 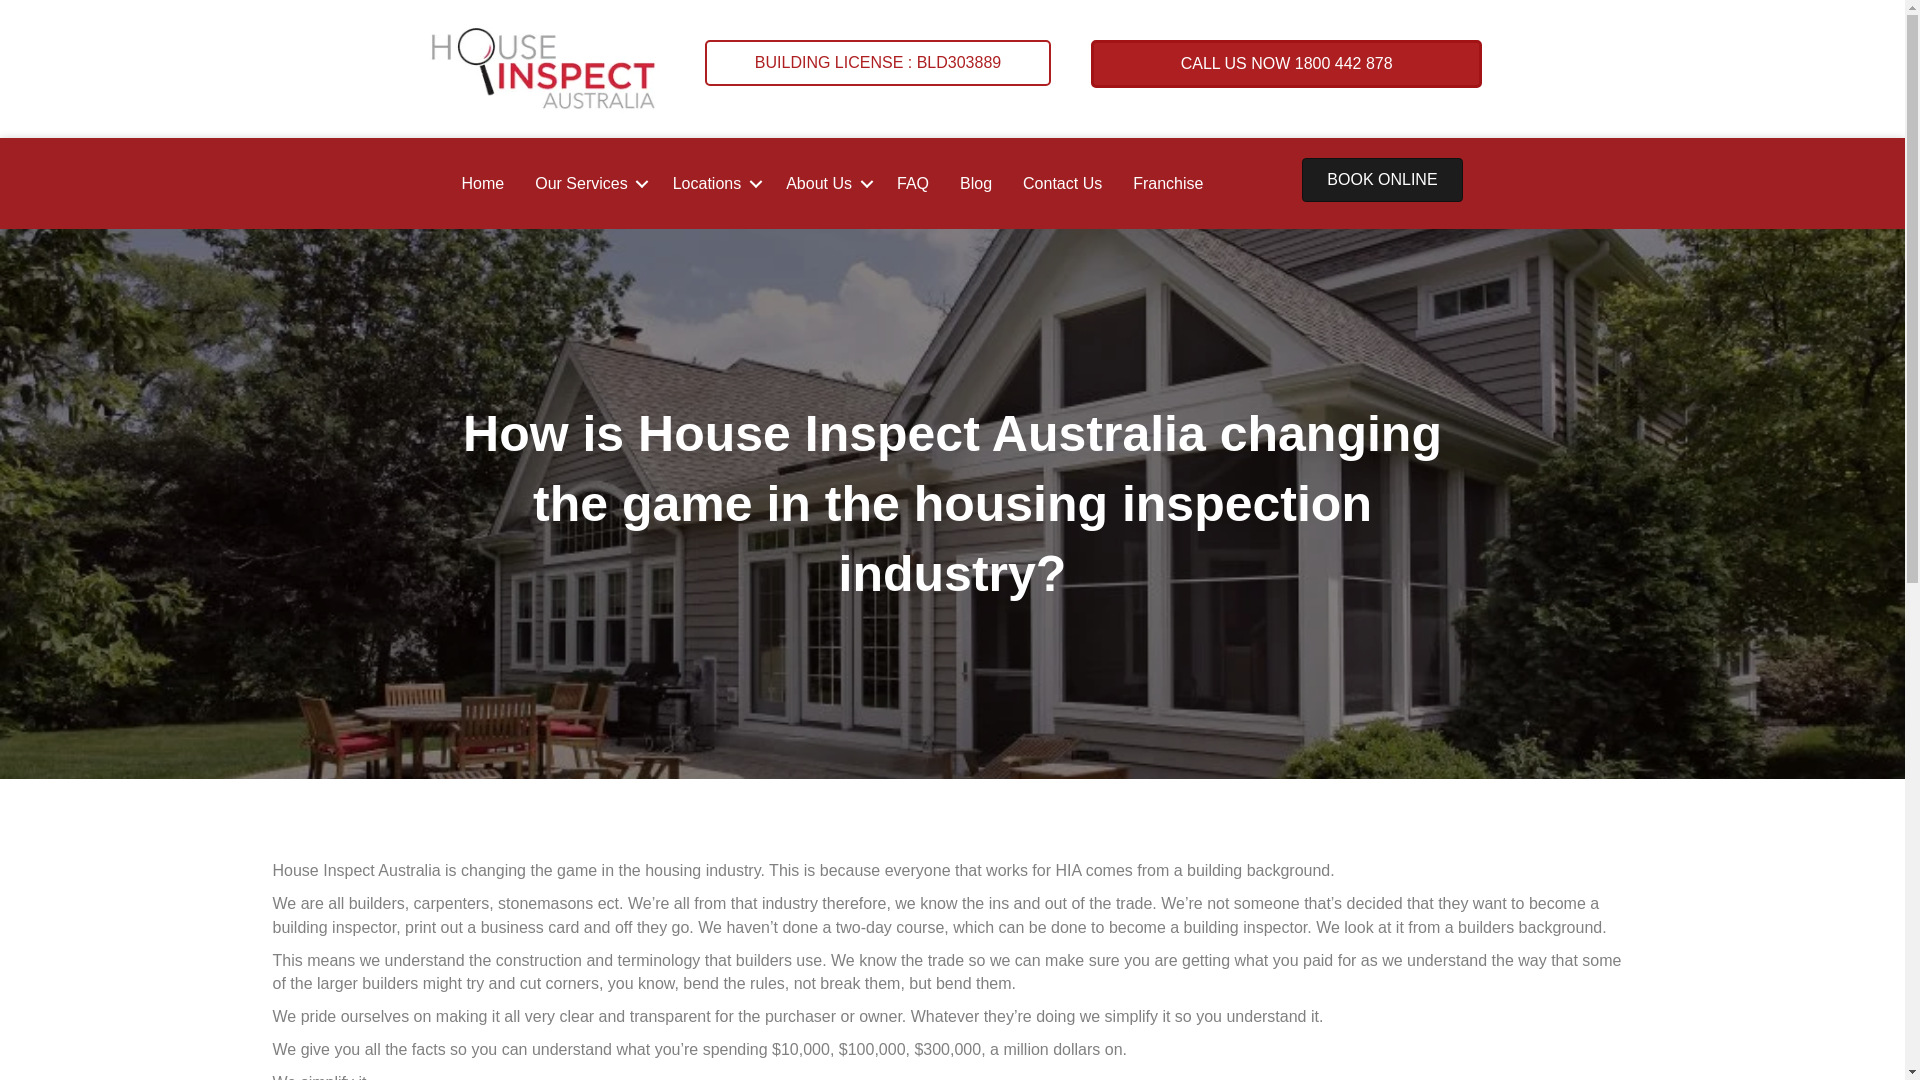 I want to click on 'Blog', so click(x=975, y=183).